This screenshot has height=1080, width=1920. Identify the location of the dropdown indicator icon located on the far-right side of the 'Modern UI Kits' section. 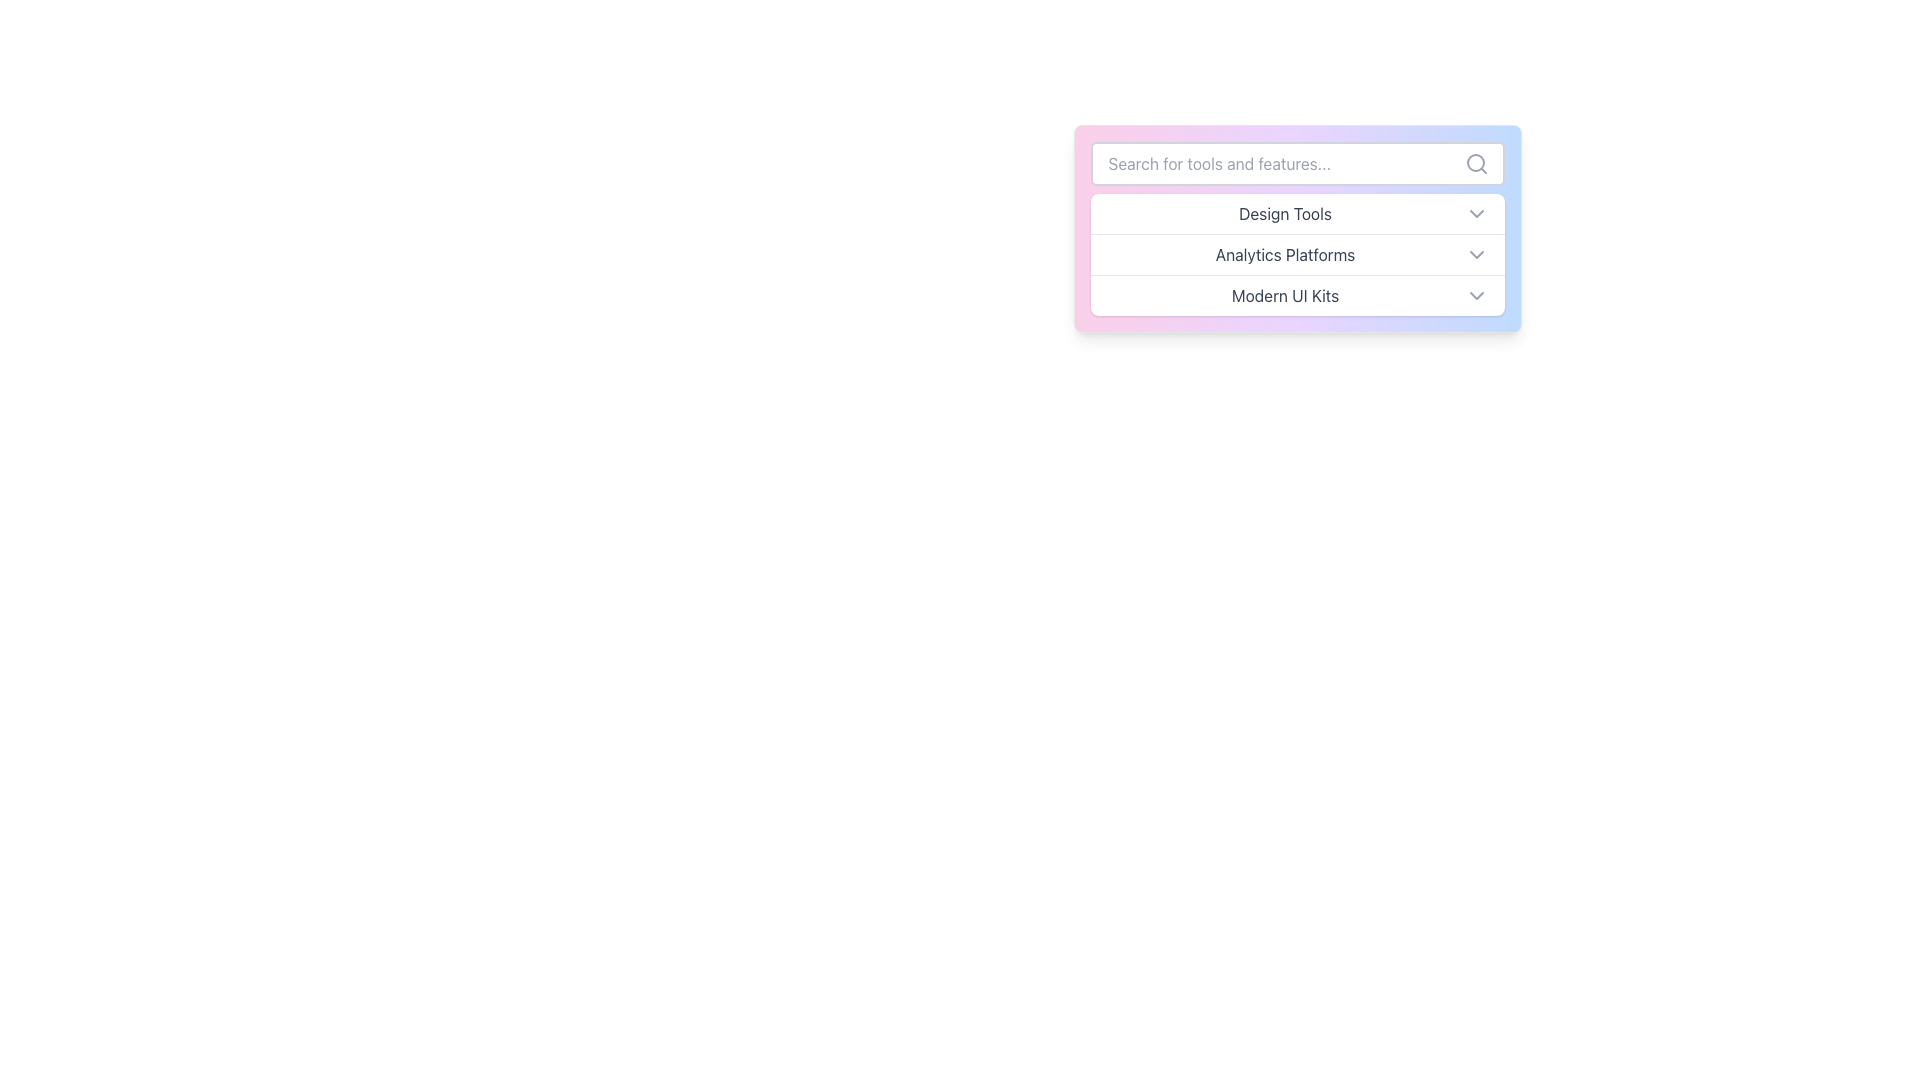
(1476, 296).